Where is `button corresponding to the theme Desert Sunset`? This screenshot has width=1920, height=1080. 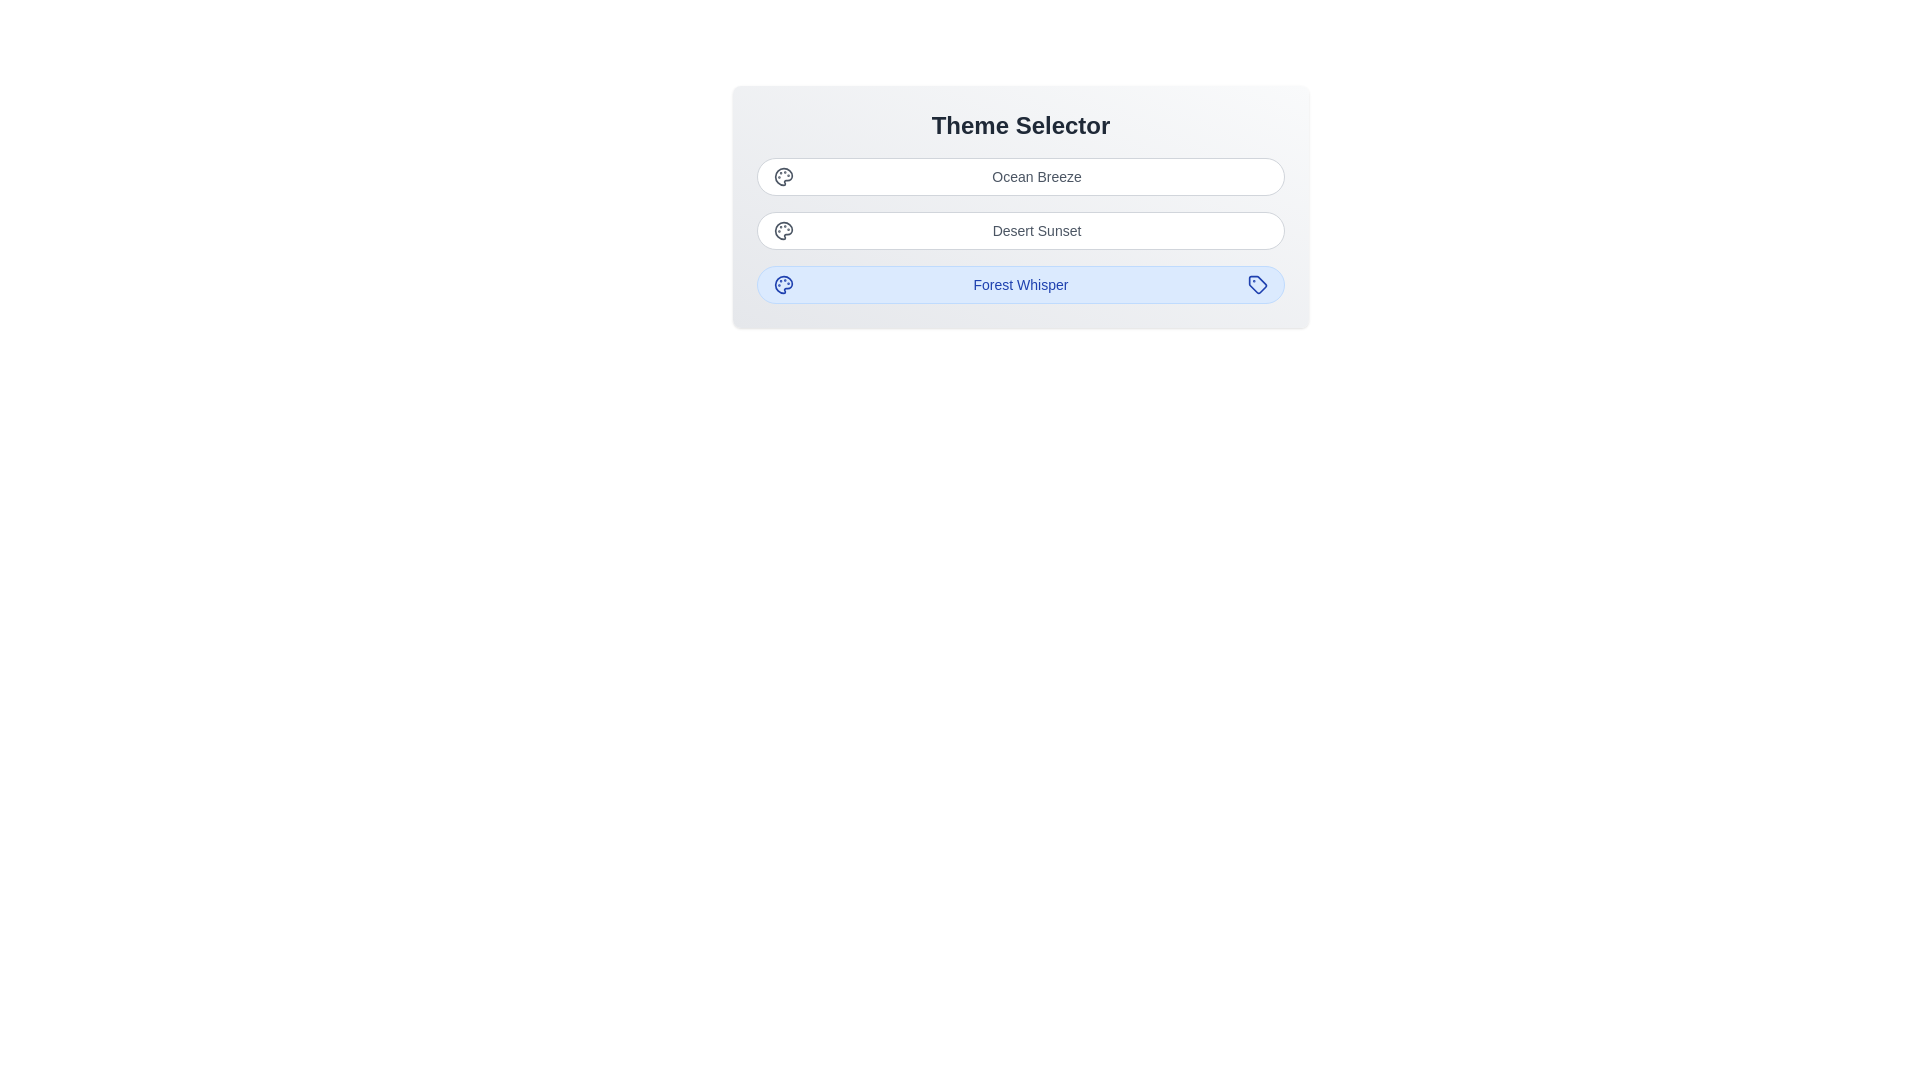
button corresponding to the theme Desert Sunset is located at coordinates (1021, 230).